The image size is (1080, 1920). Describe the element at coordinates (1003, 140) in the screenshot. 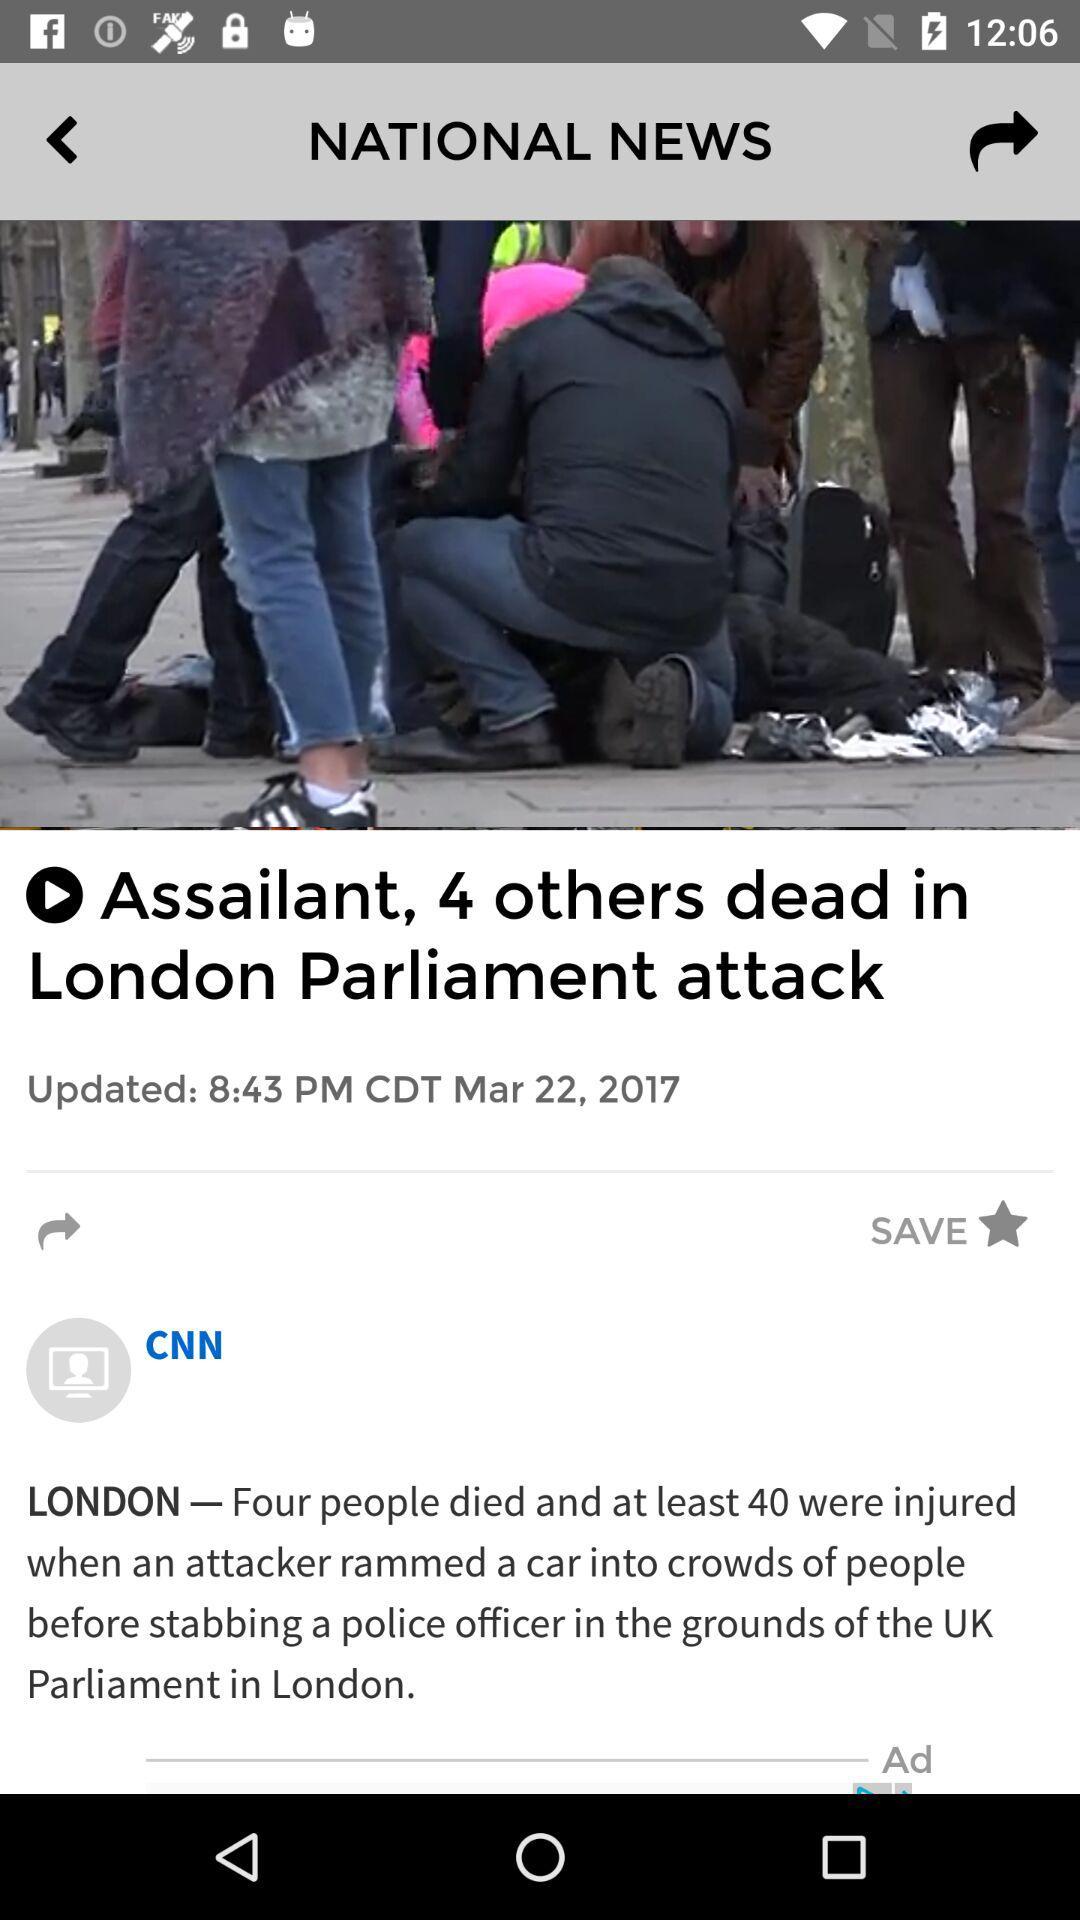

I see `item next to national news` at that location.